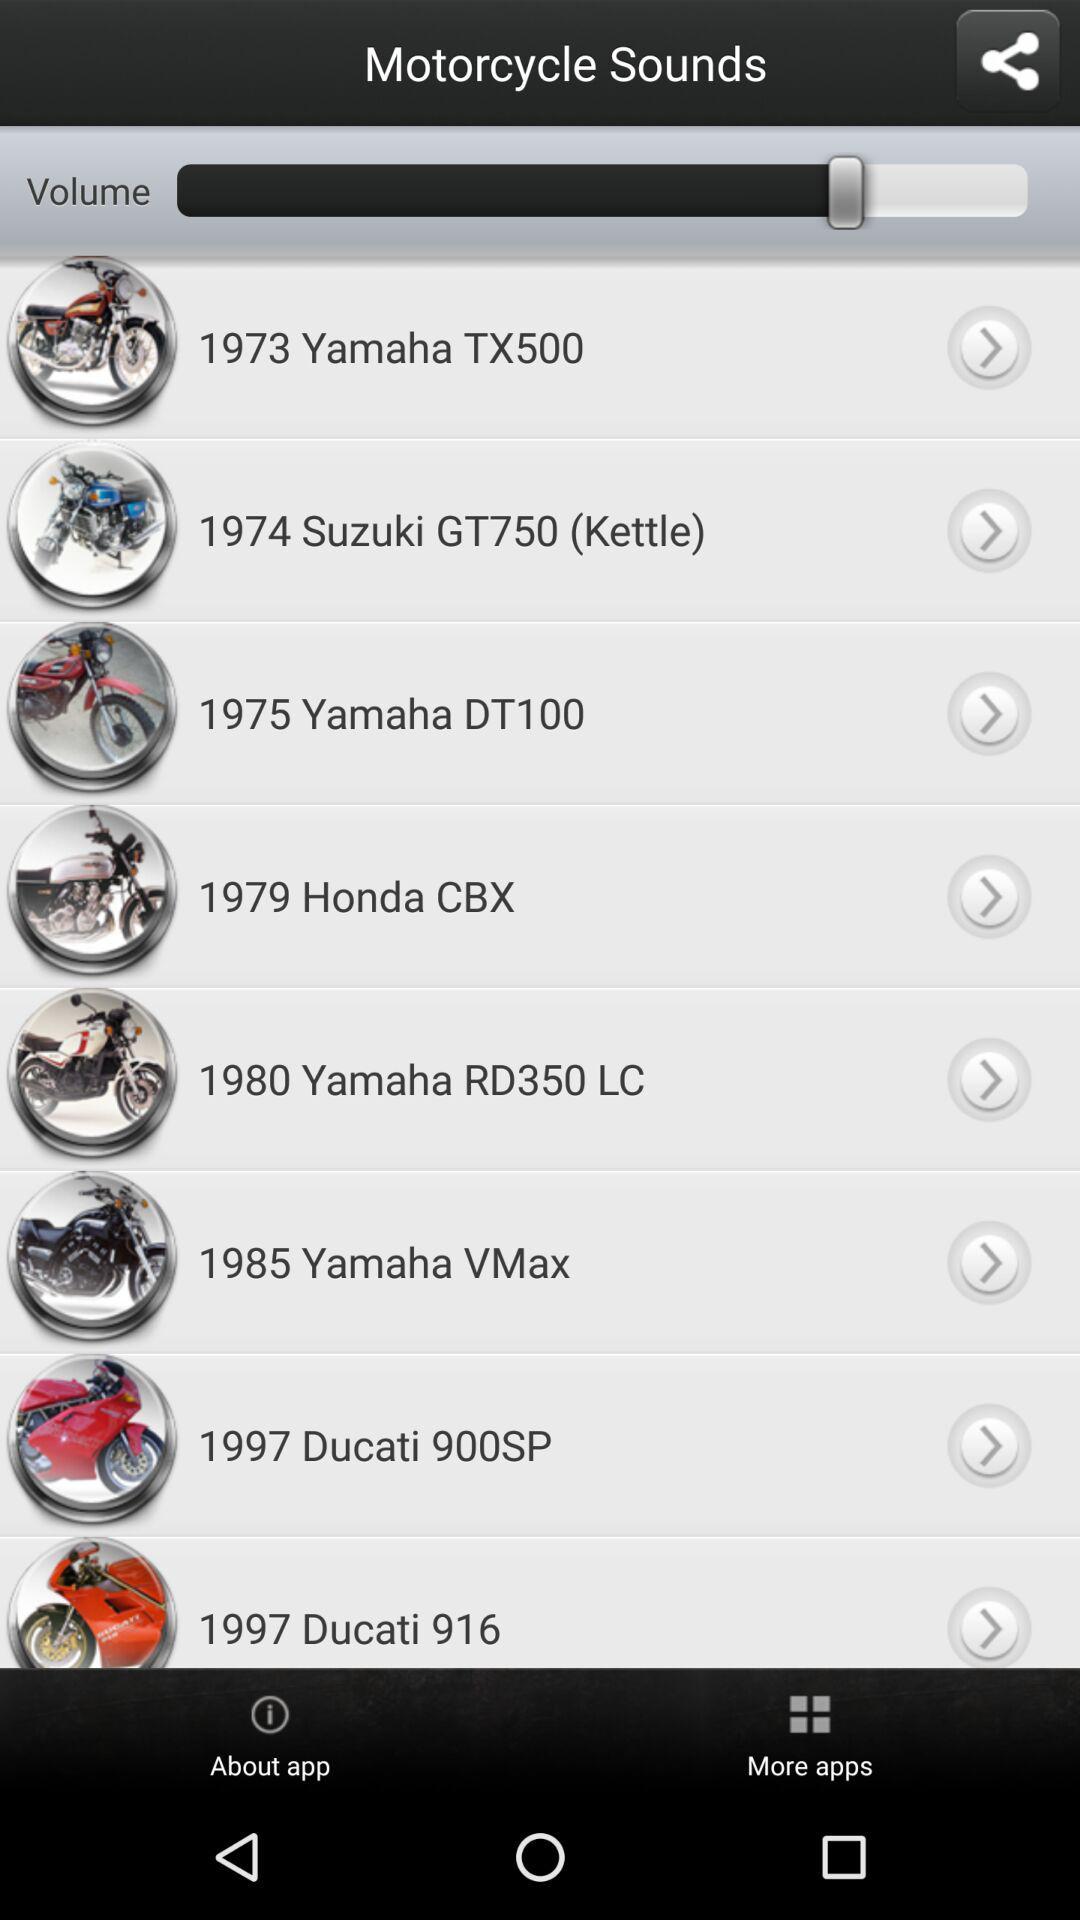 The height and width of the screenshot is (1920, 1080). What do you see at coordinates (987, 894) in the screenshot?
I see `sound` at bounding box center [987, 894].